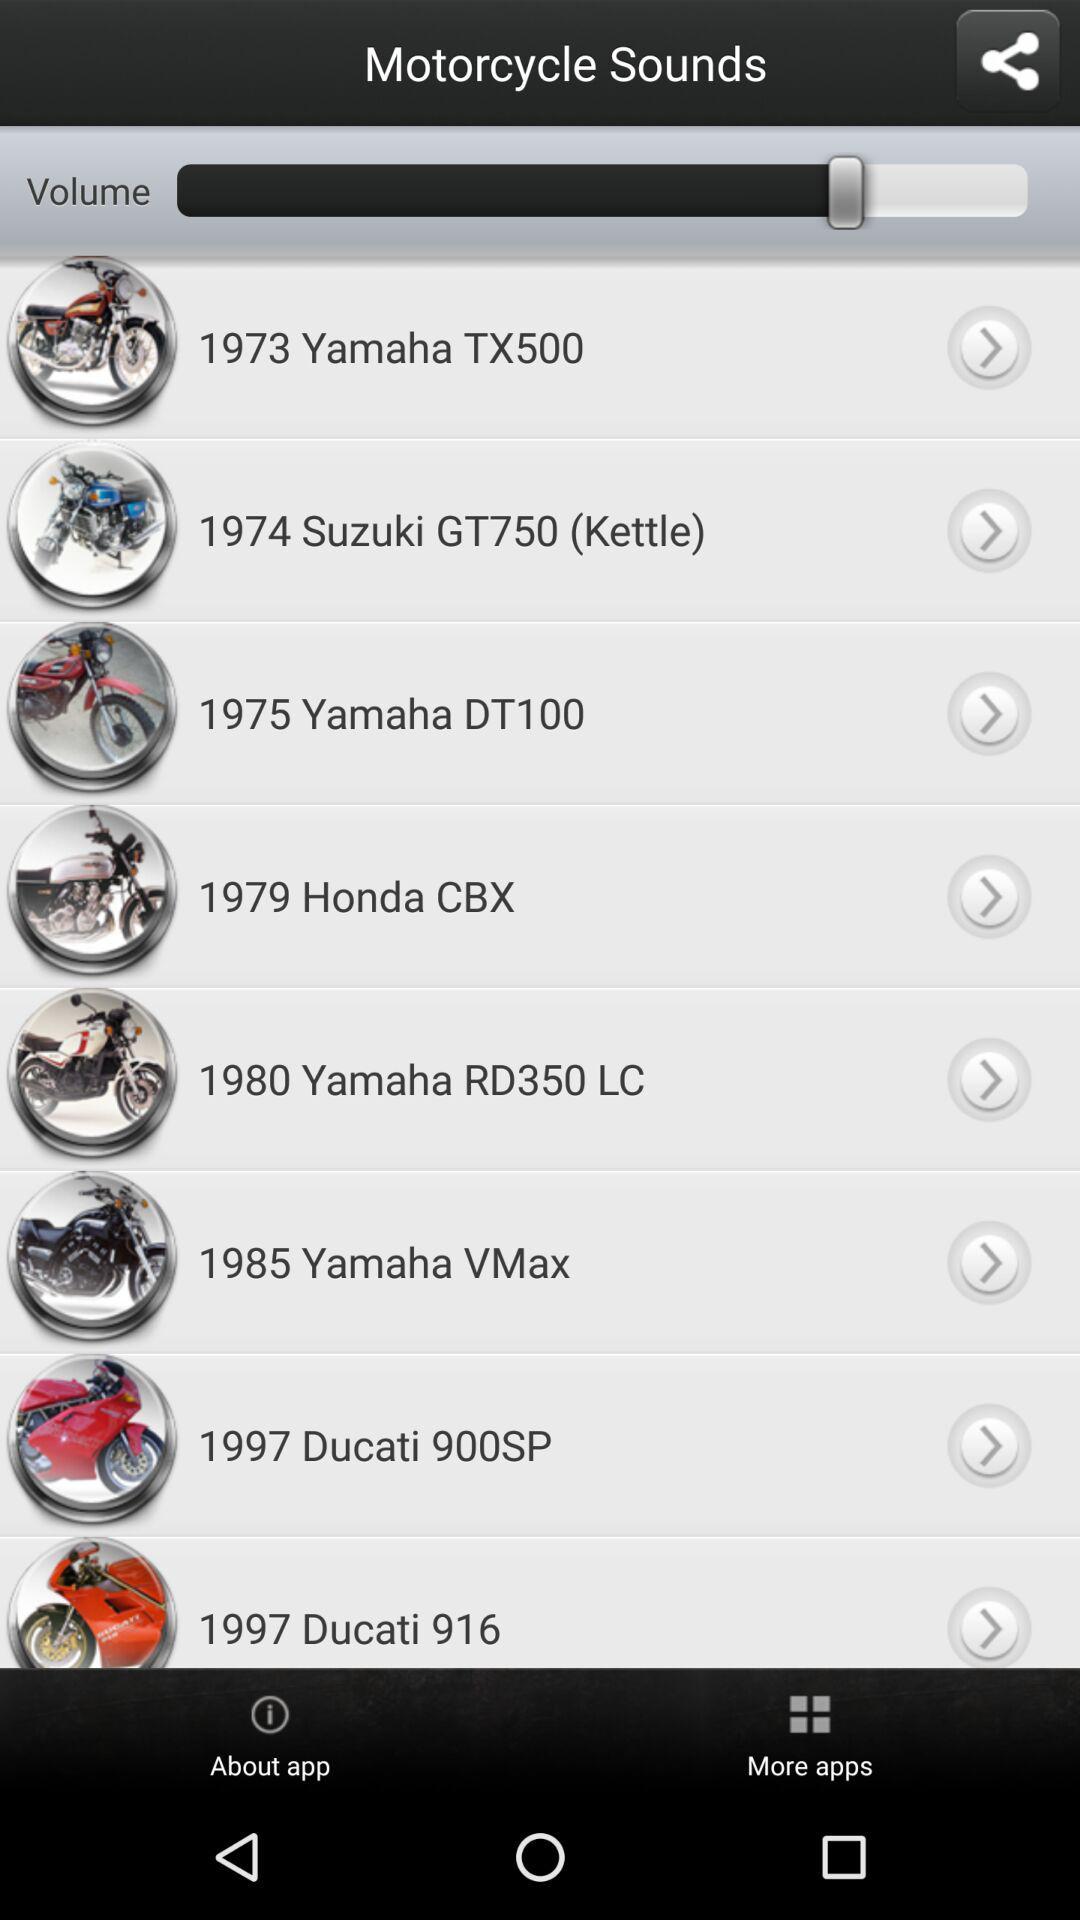 The height and width of the screenshot is (1920, 1080). What do you see at coordinates (987, 894) in the screenshot?
I see `sound` at bounding box center [987, 894].